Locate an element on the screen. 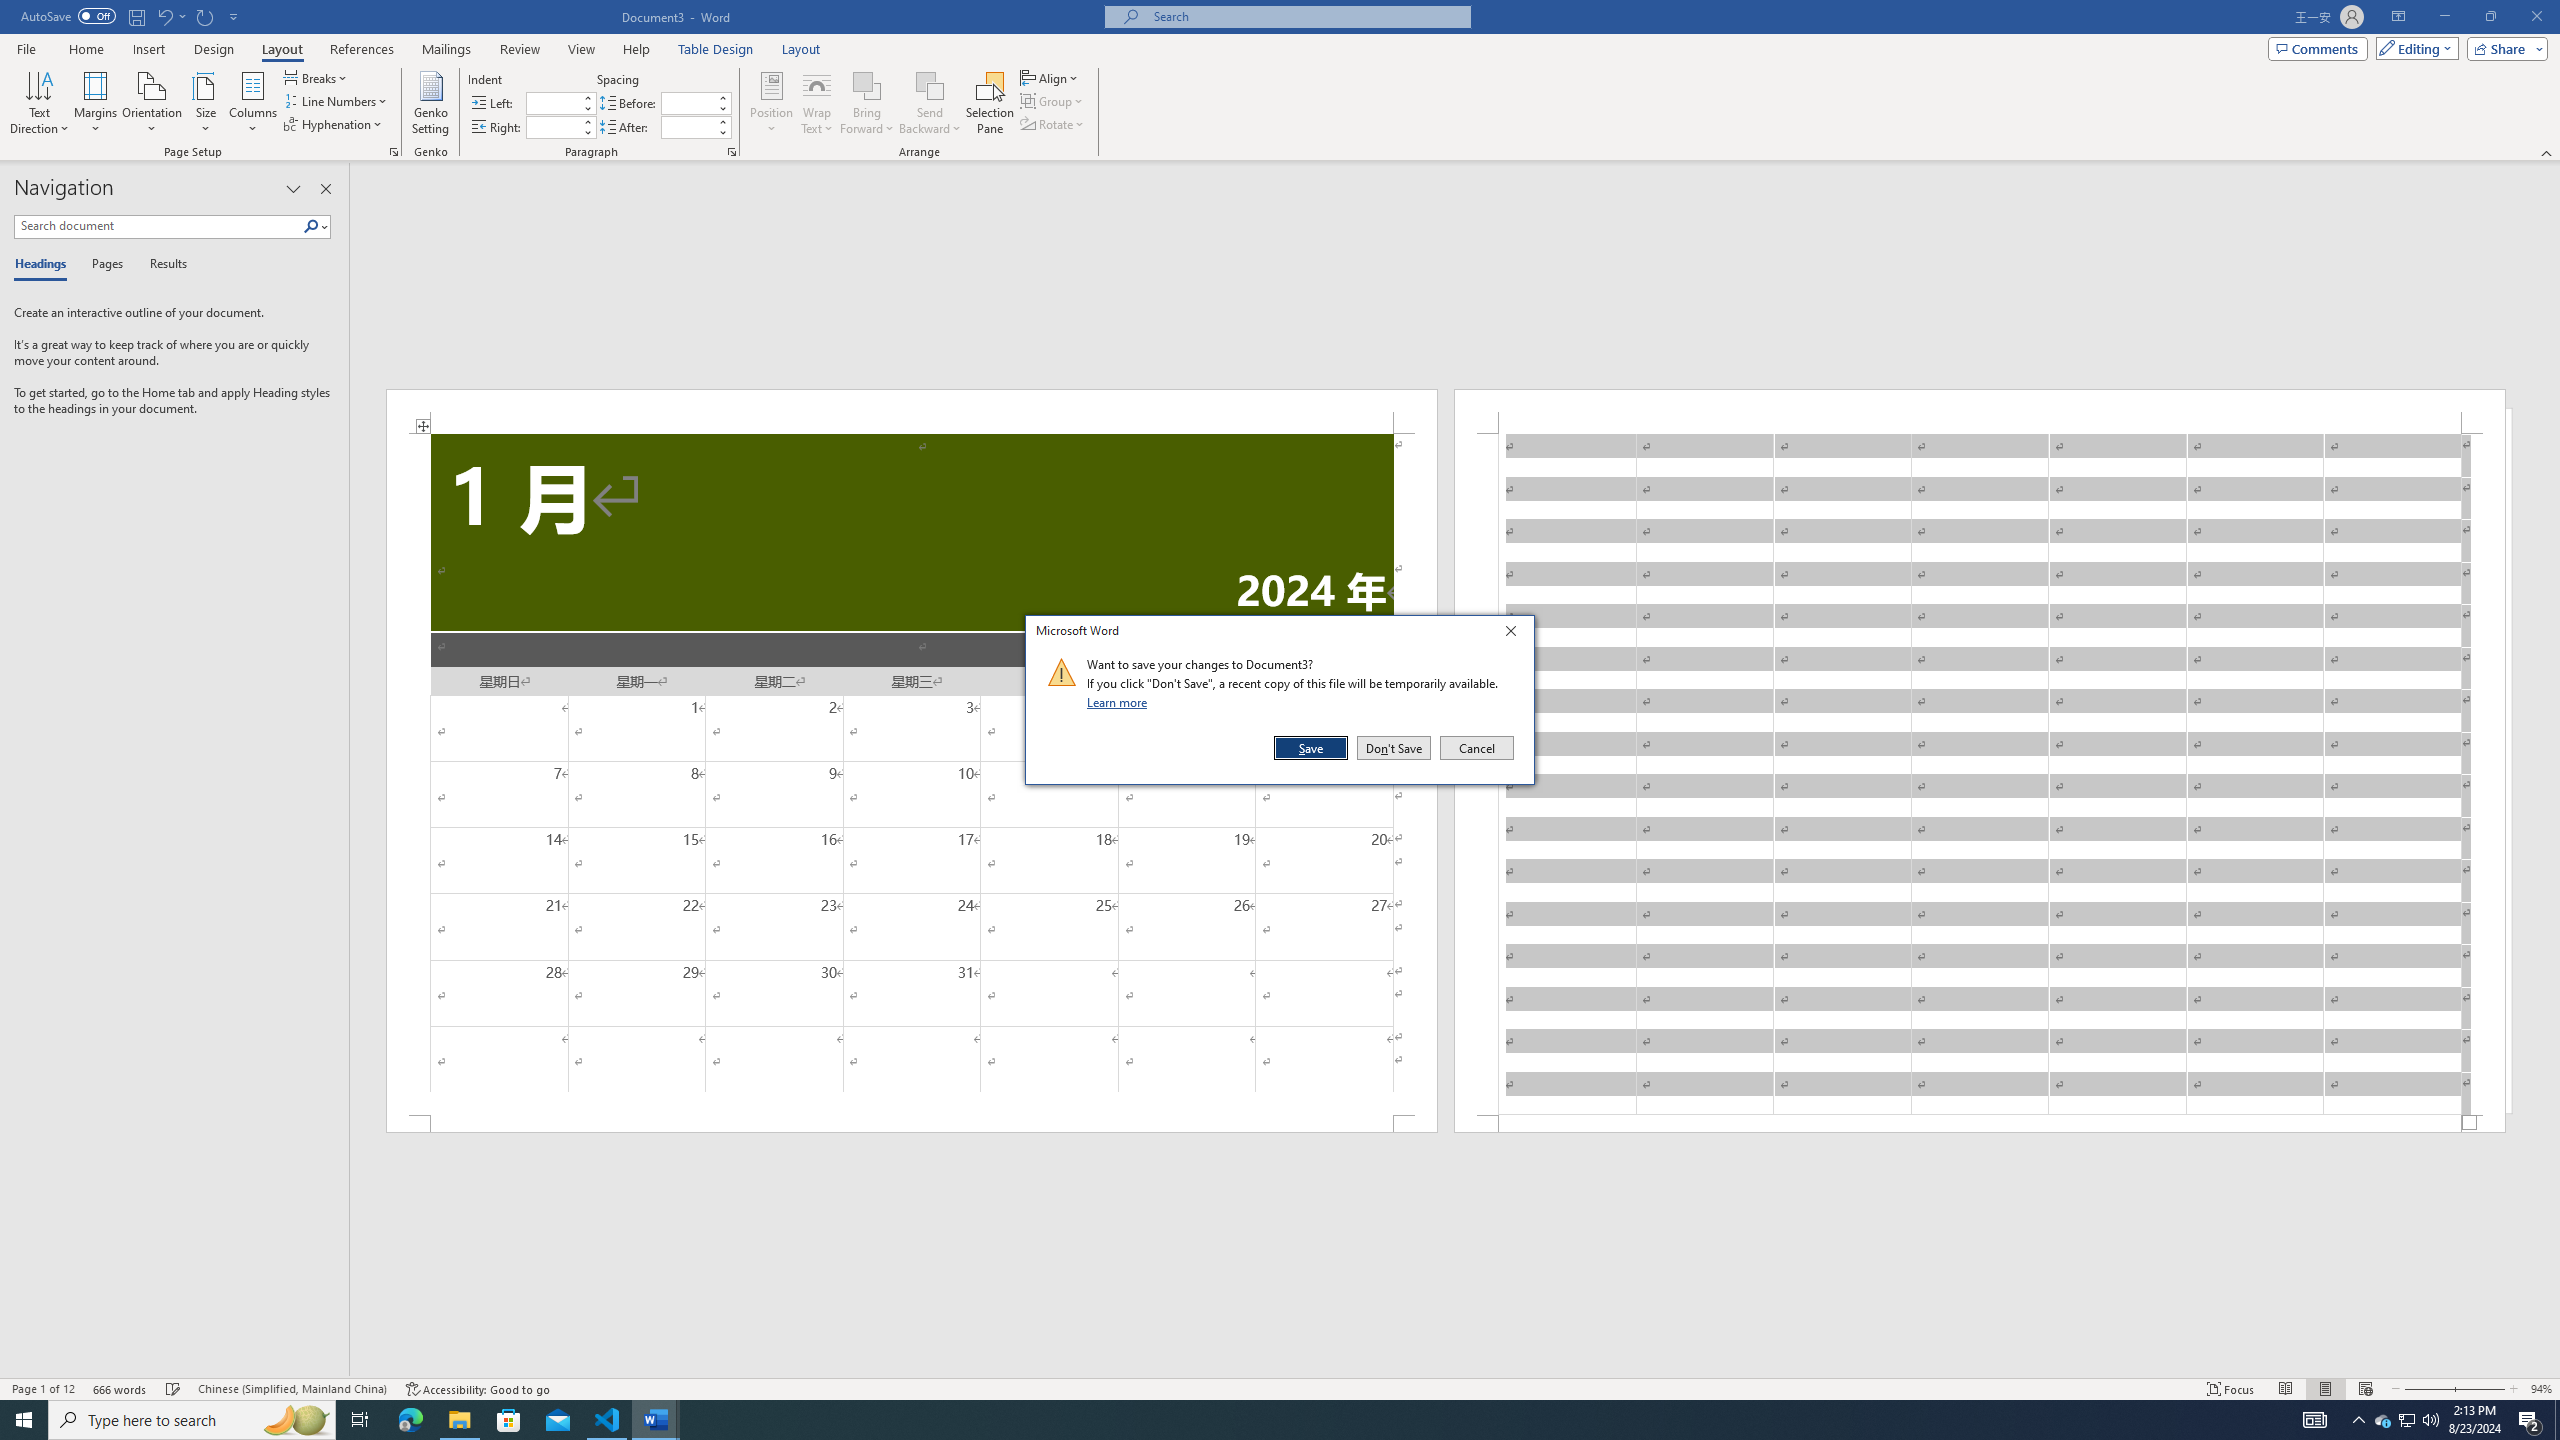 This screenshot has height=1440, width=2560. 'Page Number Page 1 of 12' is located at coordinates (42, 1389).